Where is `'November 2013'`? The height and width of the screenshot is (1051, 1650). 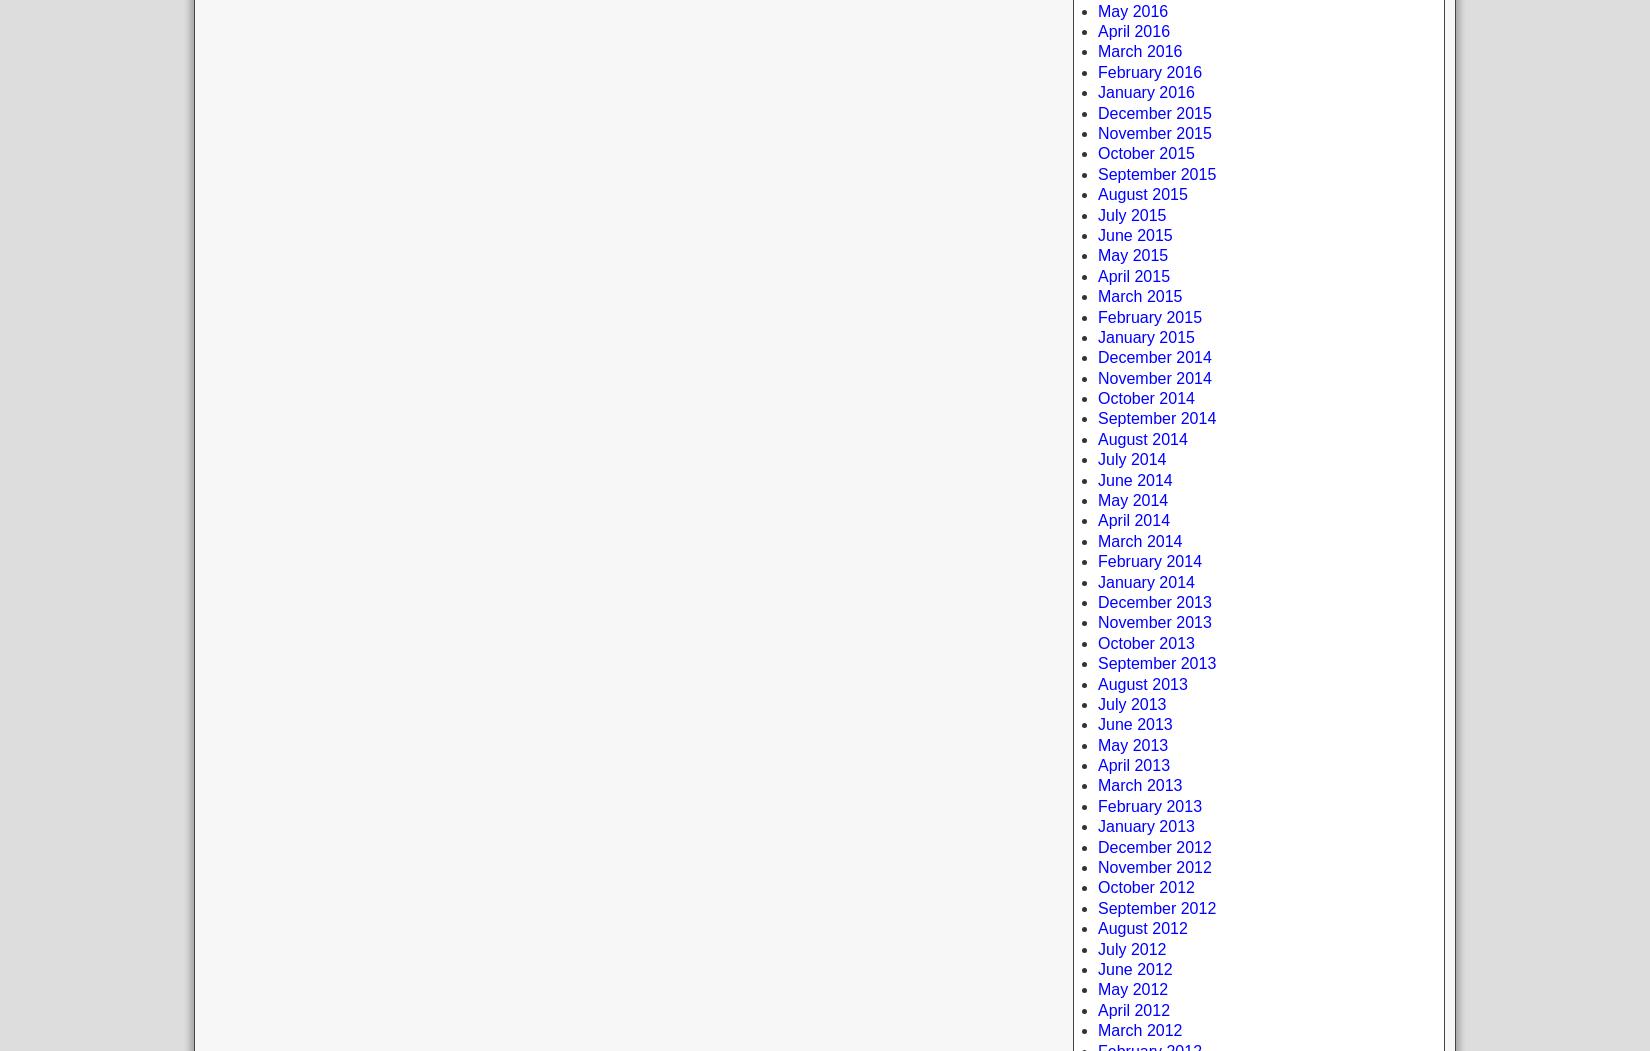
'November 2013' is located at coordinates (1098, 621).